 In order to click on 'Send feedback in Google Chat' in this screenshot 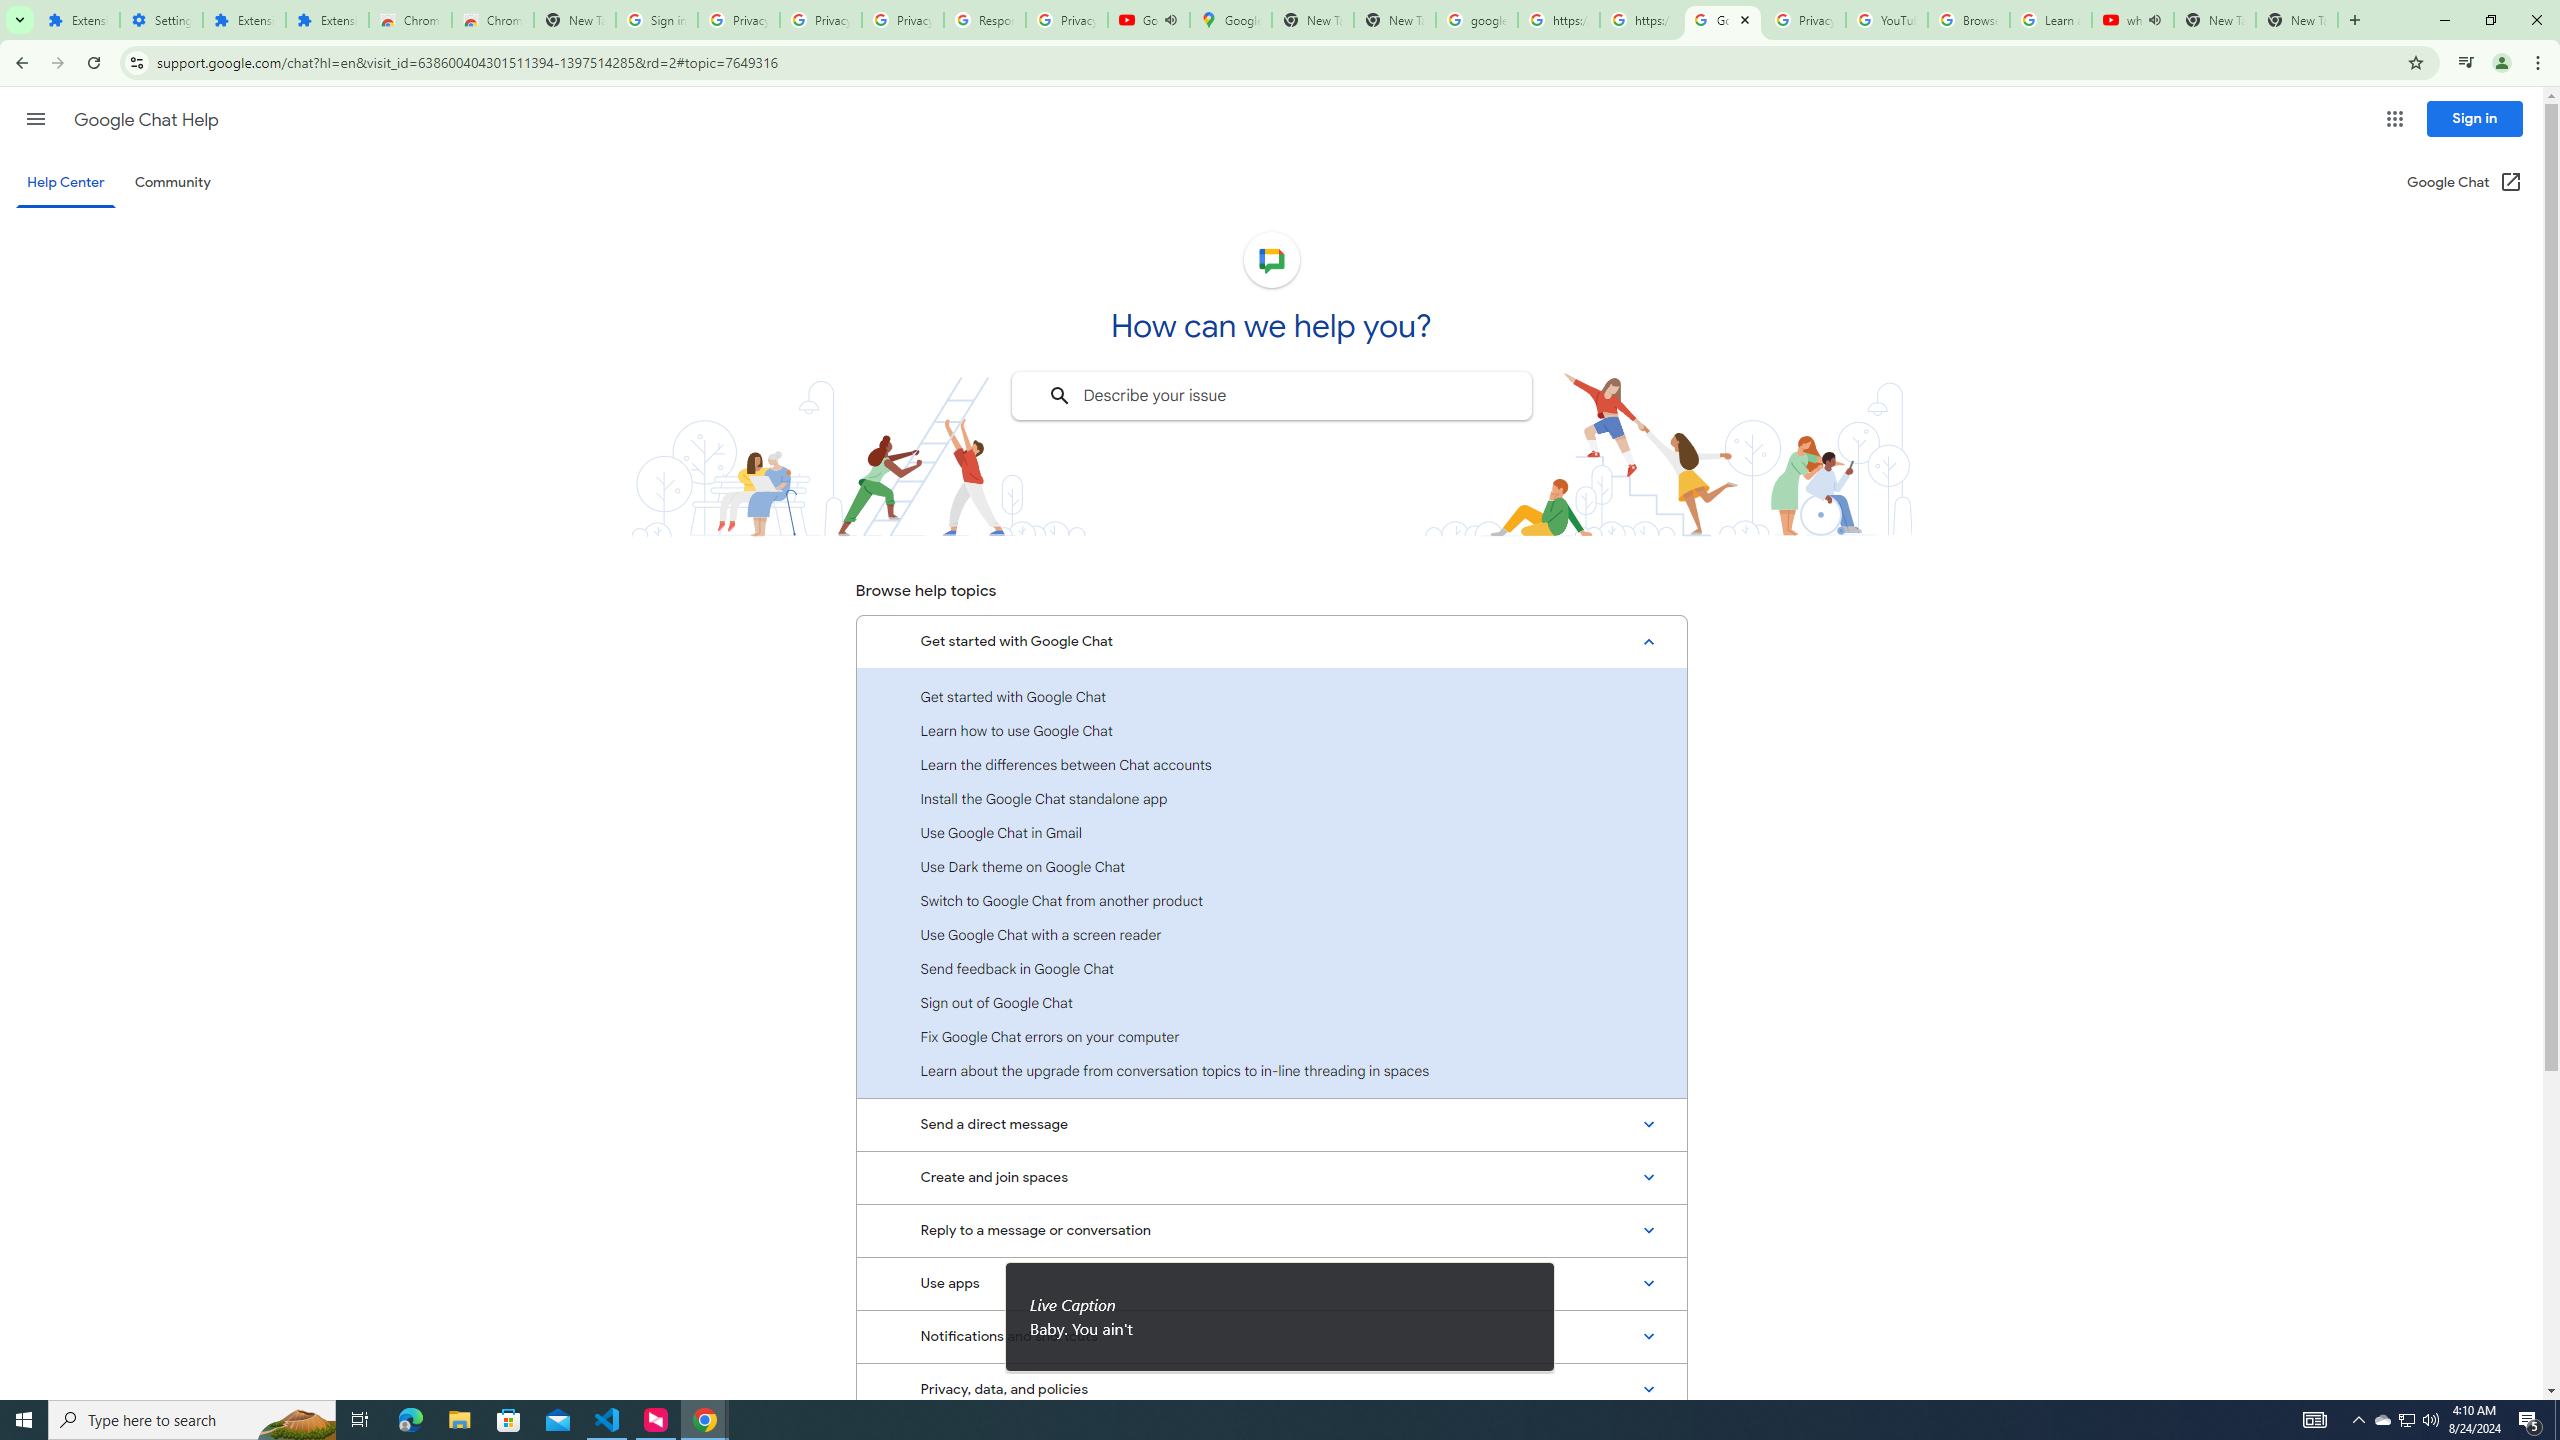, I will do `click(1271, 968)`.